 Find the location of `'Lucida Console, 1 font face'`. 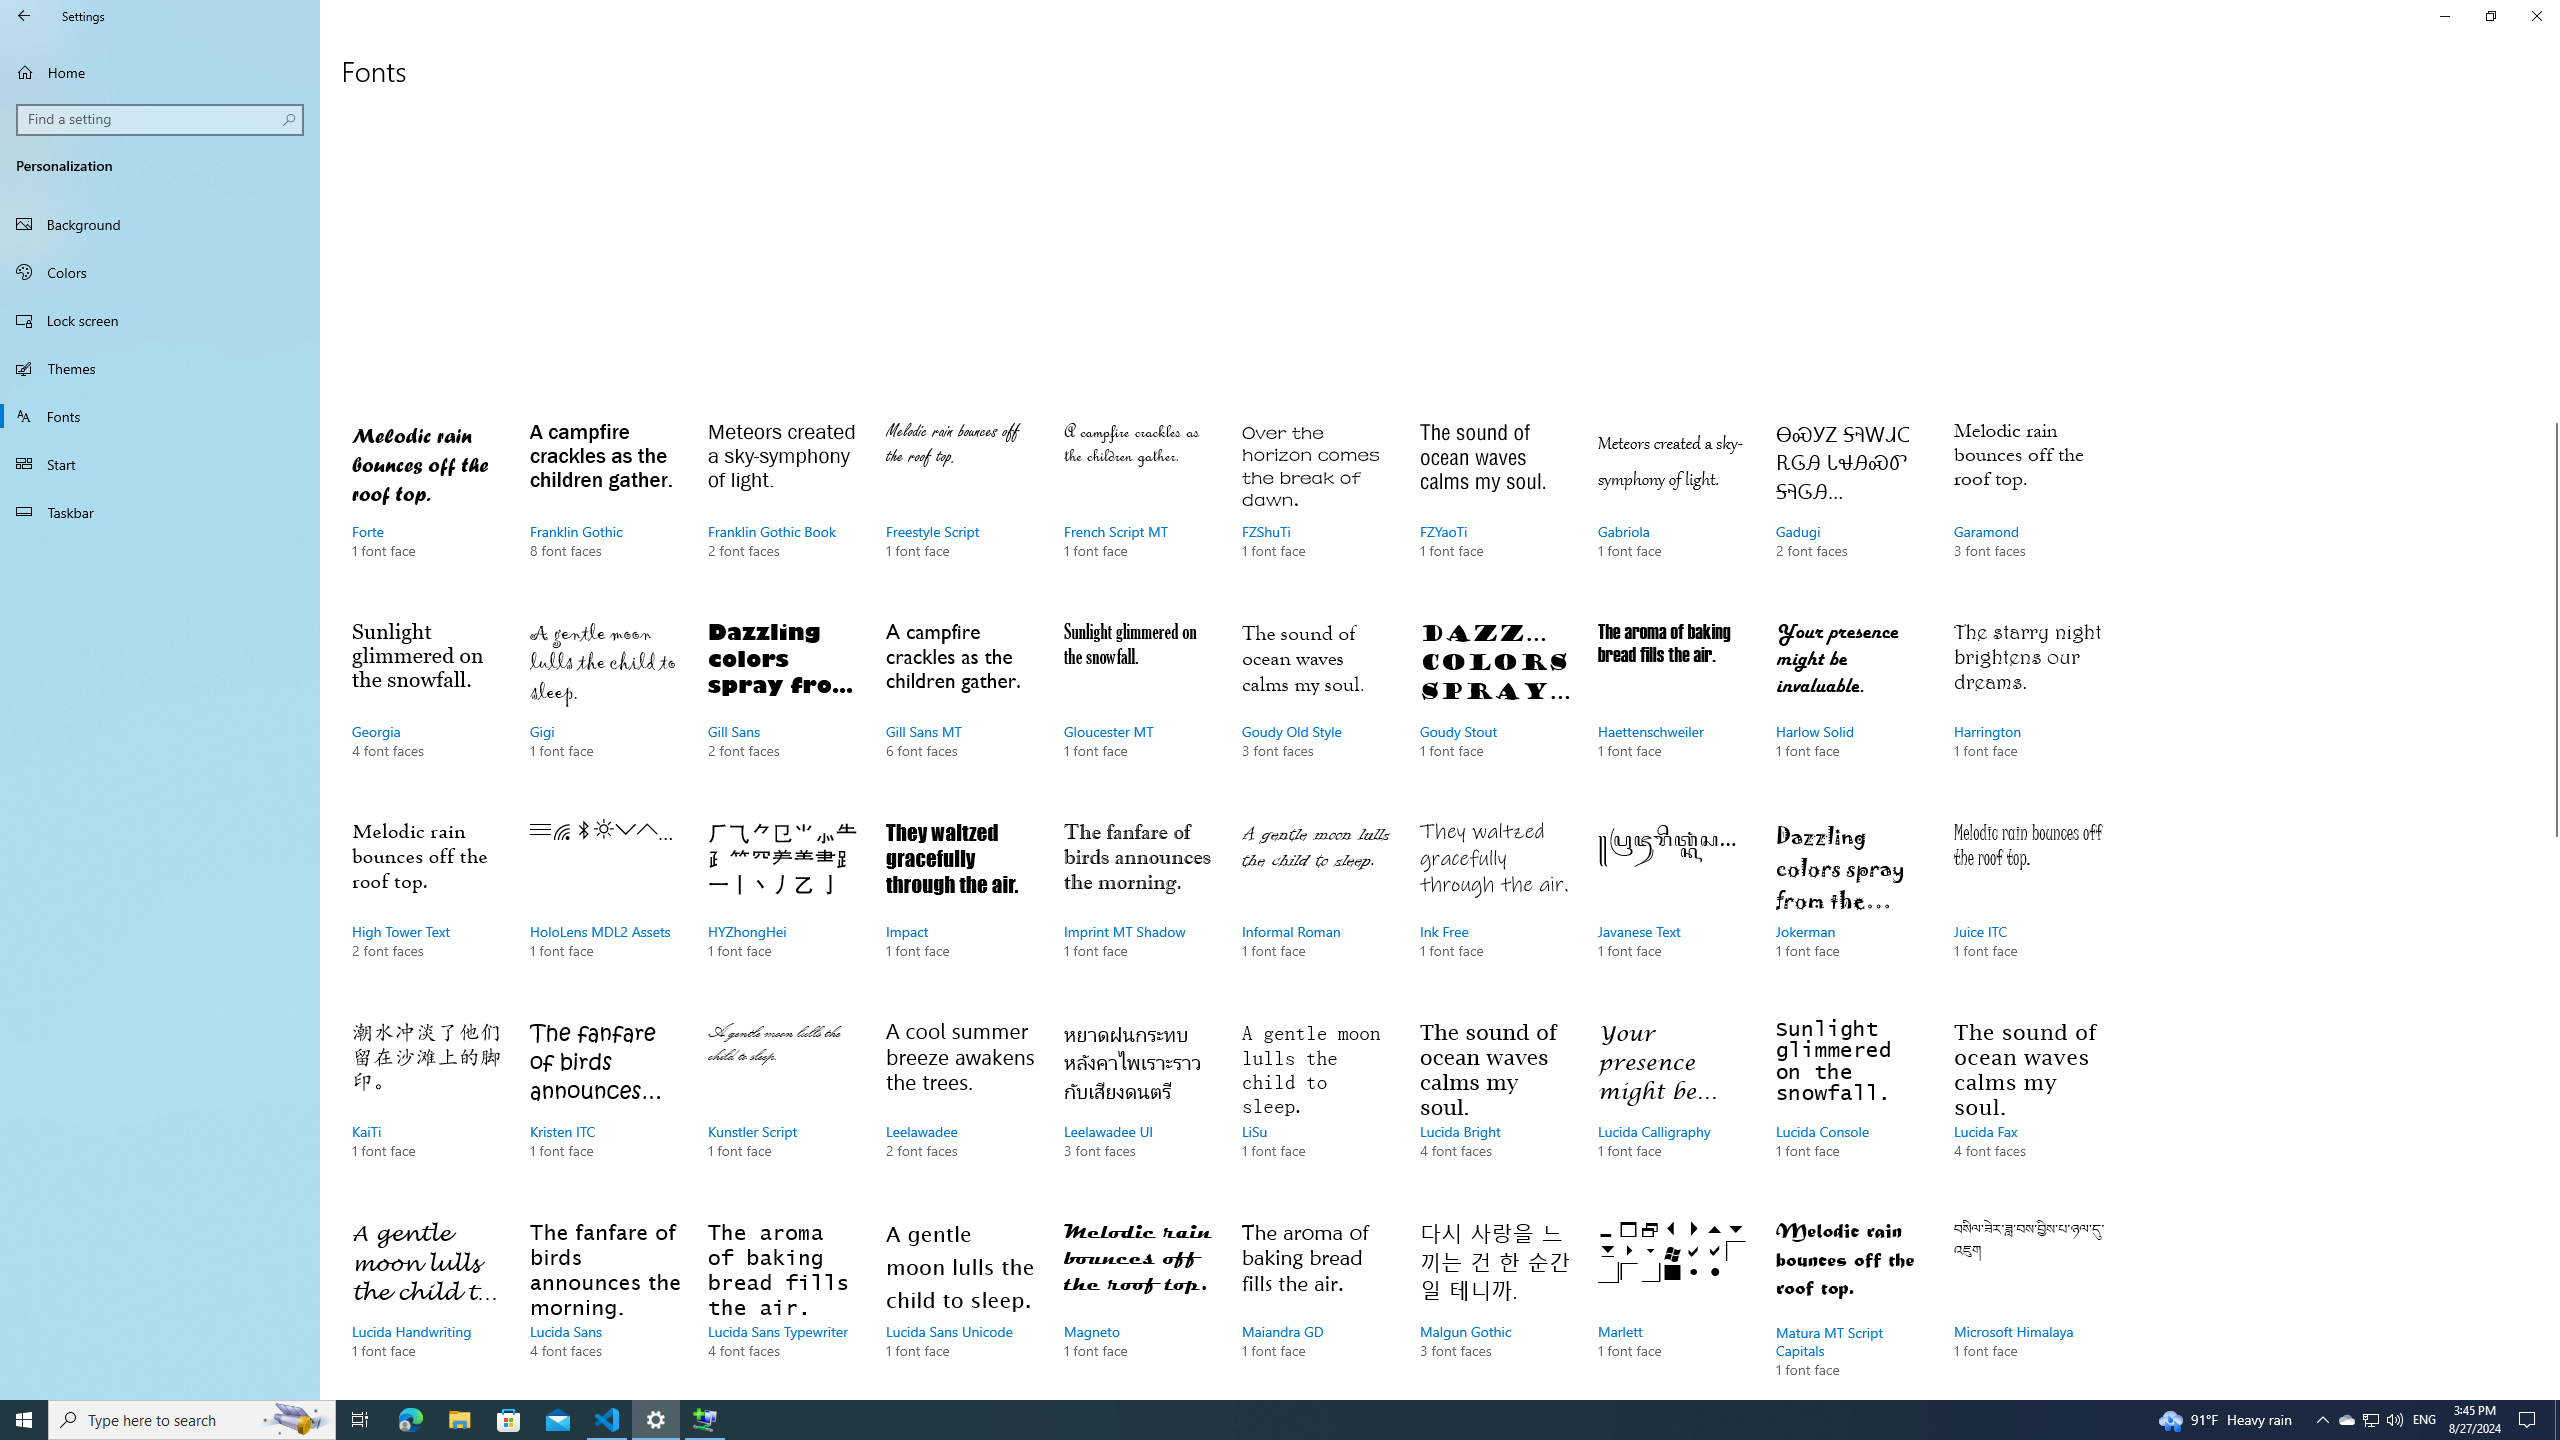

'Lucida Console, 1 font face' is located at coordinates (1850, 1108).